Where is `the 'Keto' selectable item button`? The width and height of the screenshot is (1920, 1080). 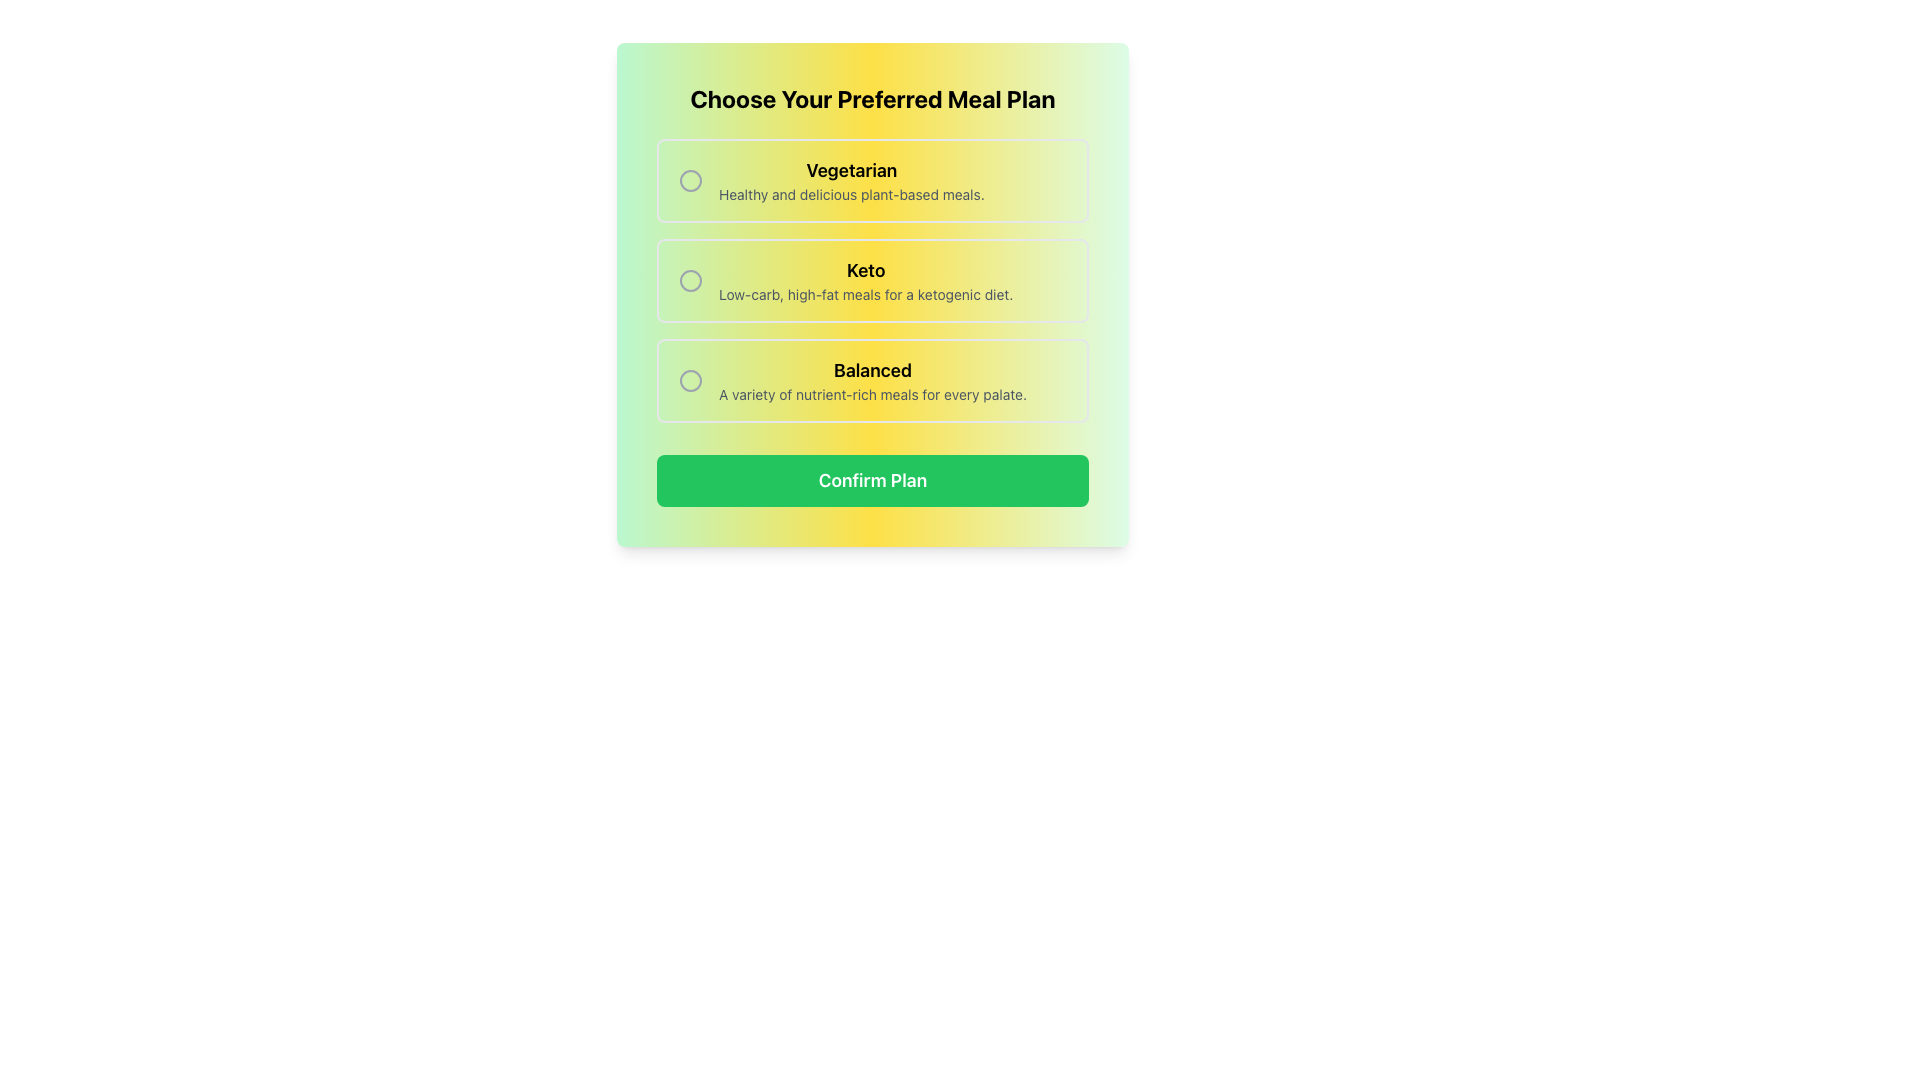
the 'Keto' selectable item button is located at coordinates (873, 281).